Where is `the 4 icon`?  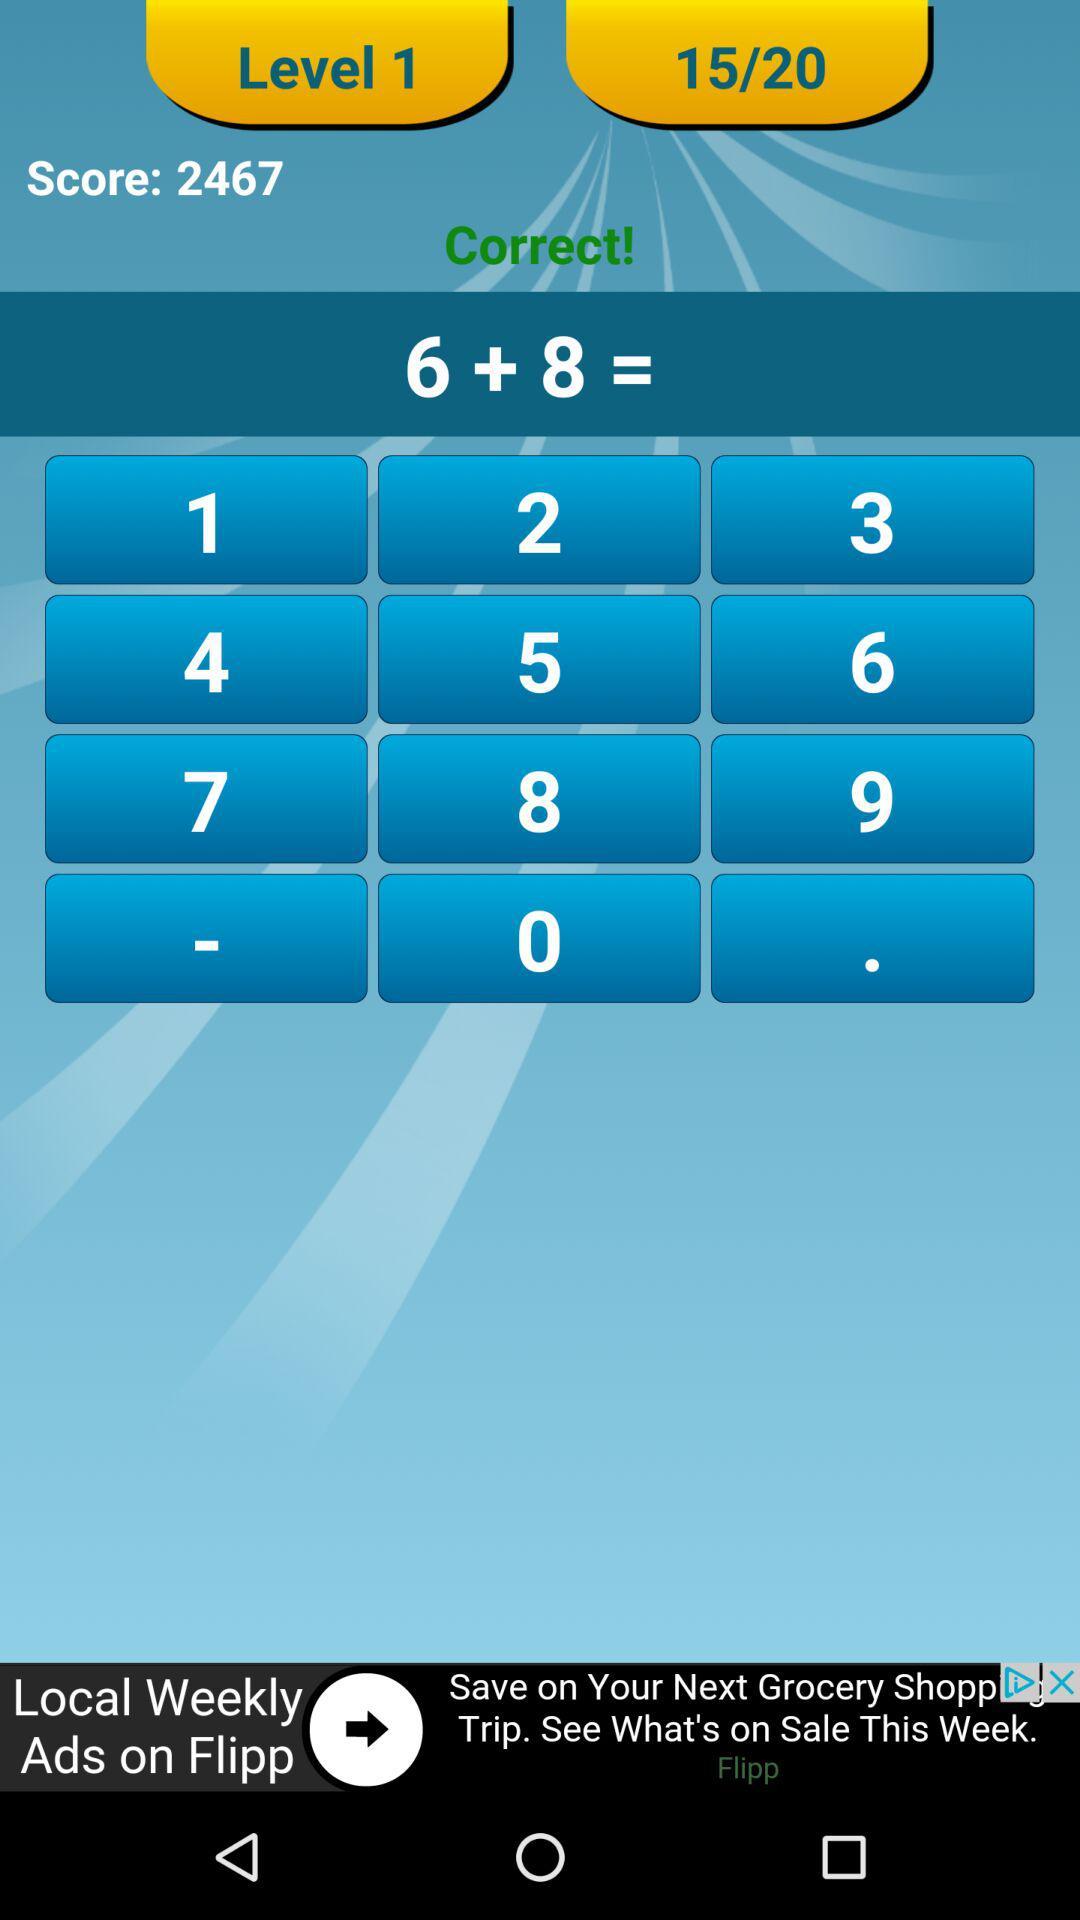 the 4 icon is located at coordinates (206, 659).